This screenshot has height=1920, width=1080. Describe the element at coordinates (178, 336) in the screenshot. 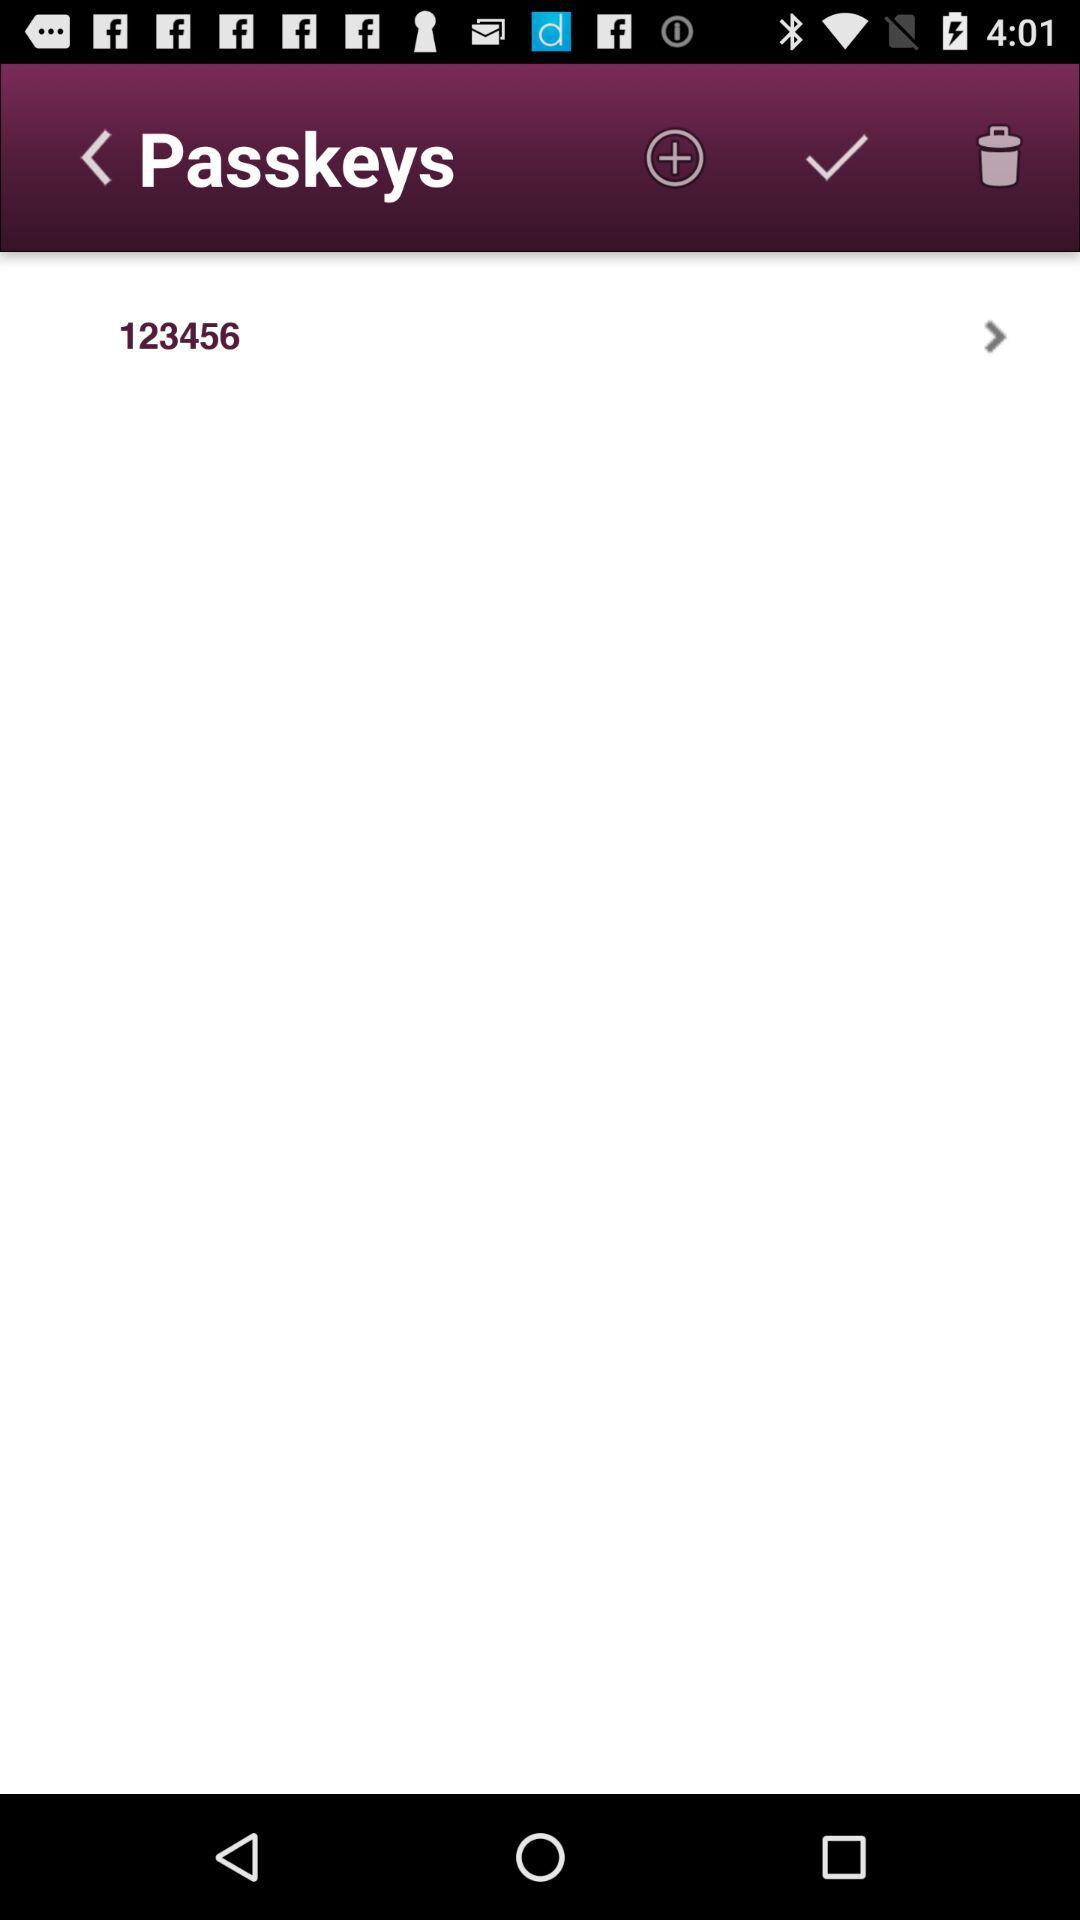

I see `app below the passkeys` at that location.